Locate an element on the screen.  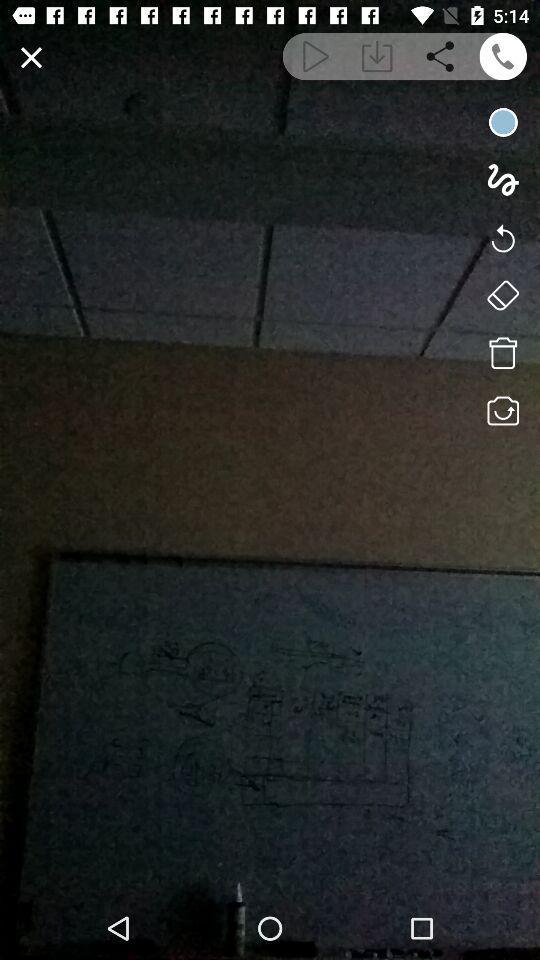
the share icon is located at coordinates (440, 55).